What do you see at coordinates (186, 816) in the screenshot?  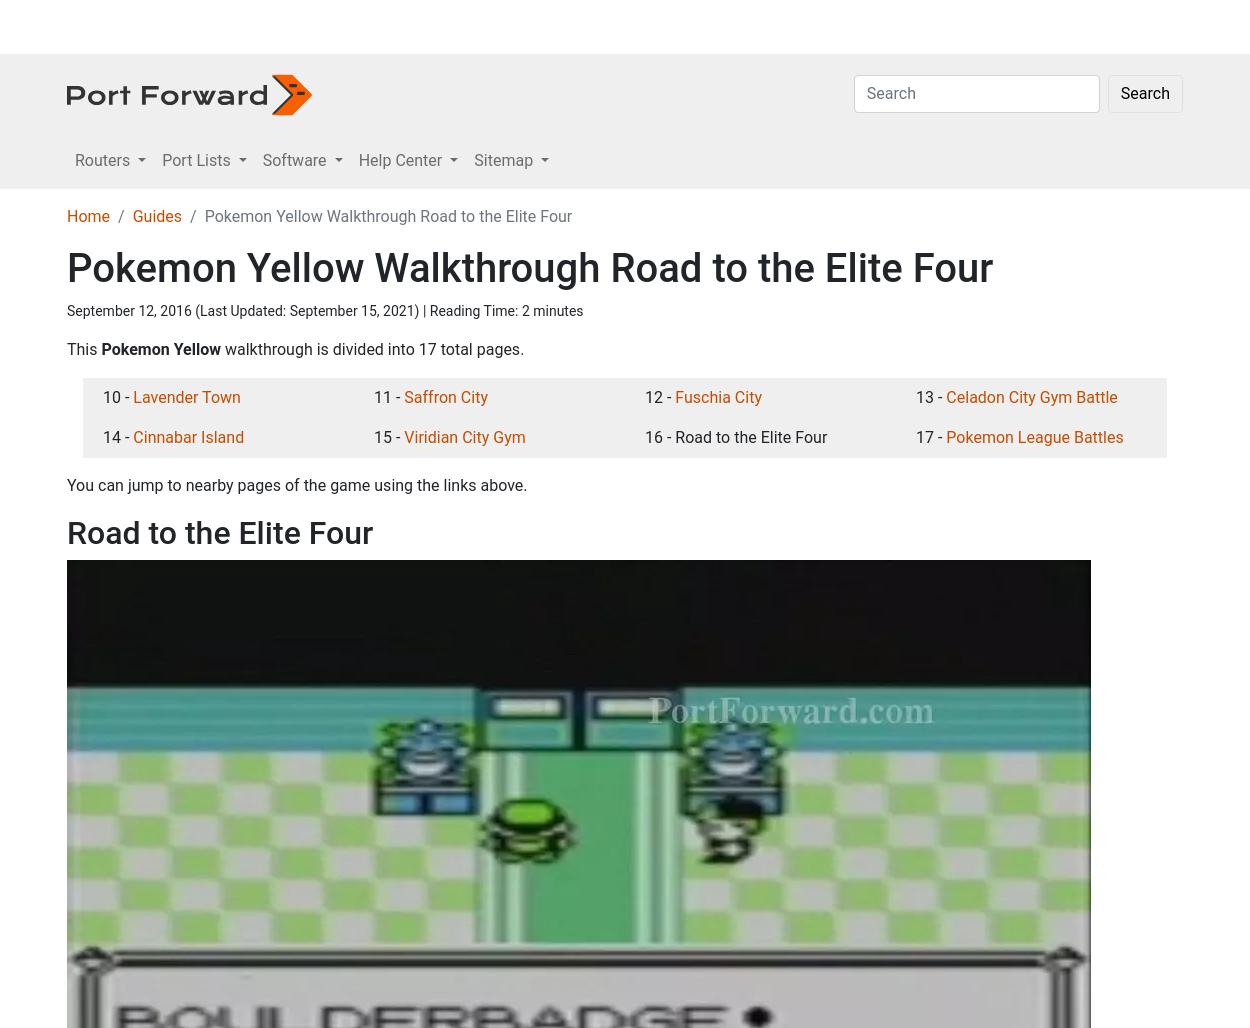 I see `'Lavender Town'` at bounding box center [186, 816].